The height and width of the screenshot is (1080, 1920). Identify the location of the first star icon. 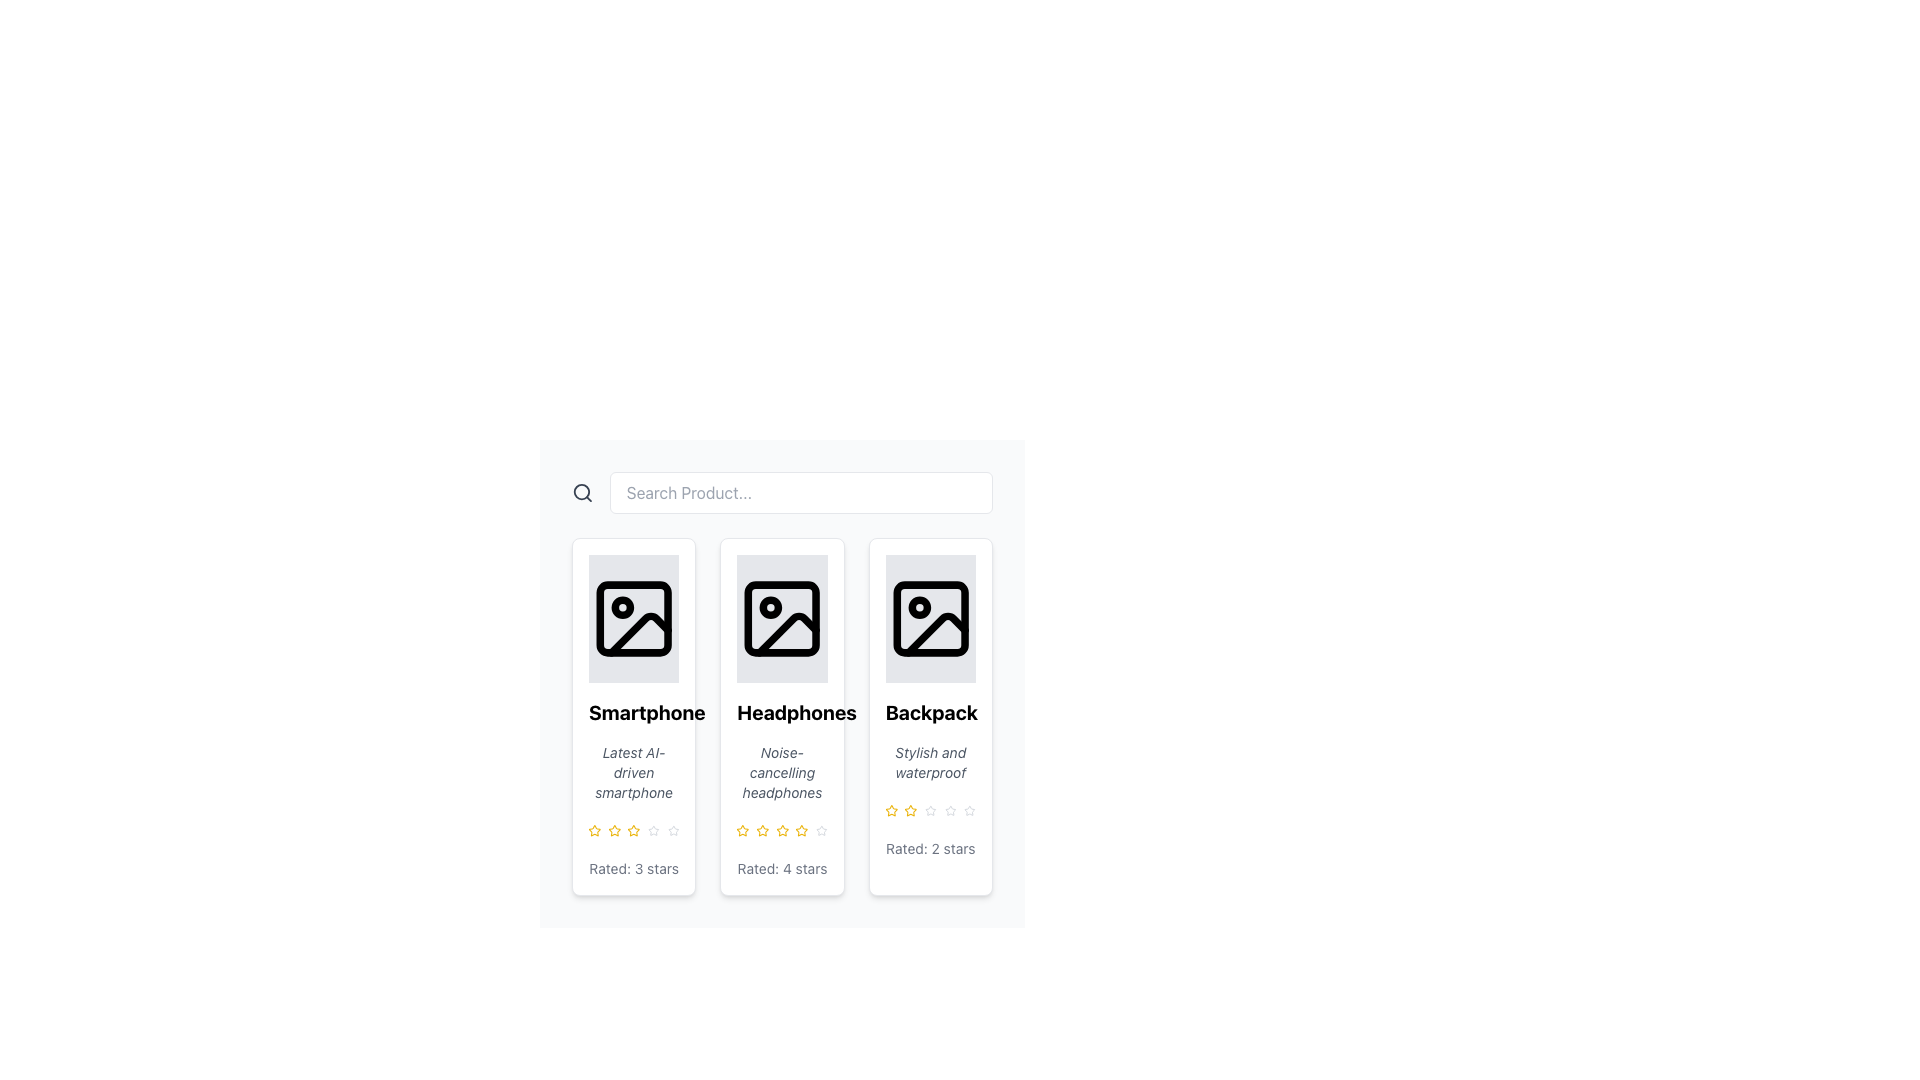
(890, 810).